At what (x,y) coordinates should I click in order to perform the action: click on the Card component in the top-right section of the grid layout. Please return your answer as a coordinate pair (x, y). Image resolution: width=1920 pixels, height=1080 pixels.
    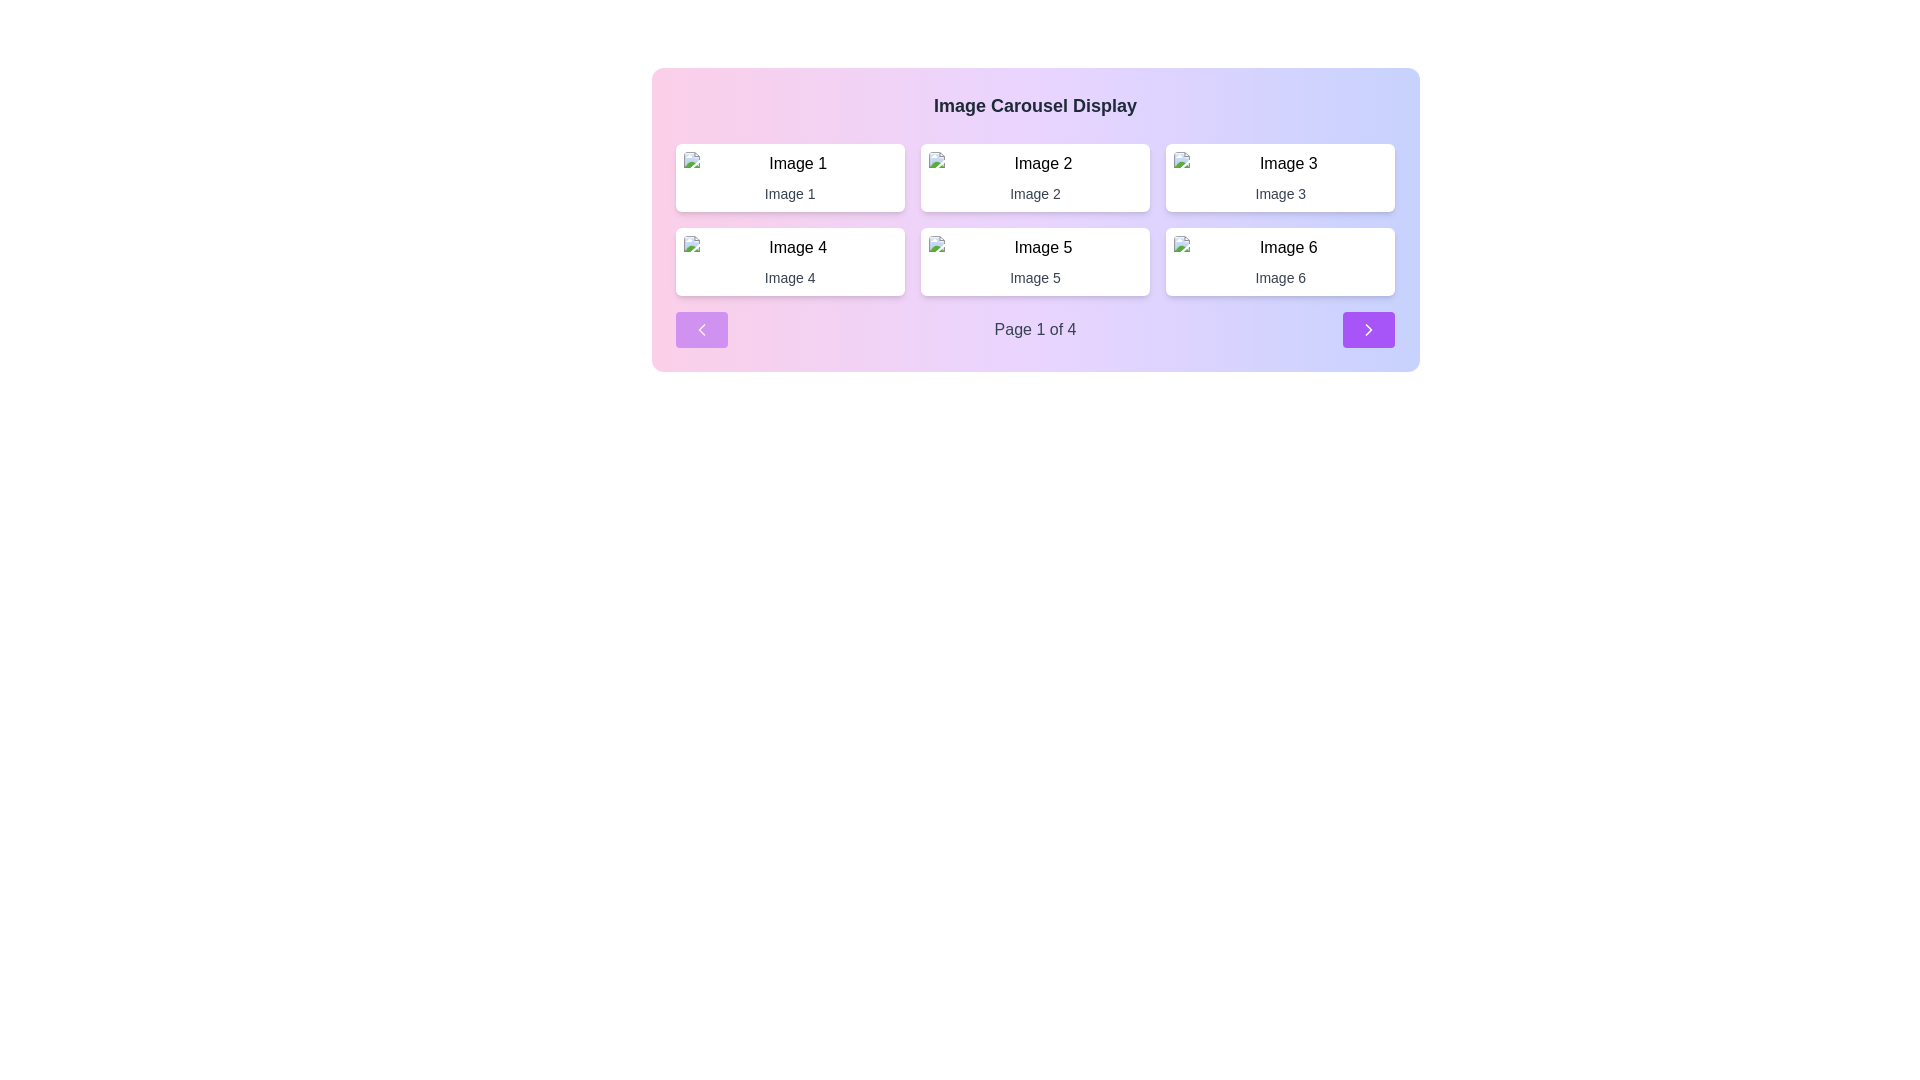
    Looking at the image, I should click on (1280, 176).